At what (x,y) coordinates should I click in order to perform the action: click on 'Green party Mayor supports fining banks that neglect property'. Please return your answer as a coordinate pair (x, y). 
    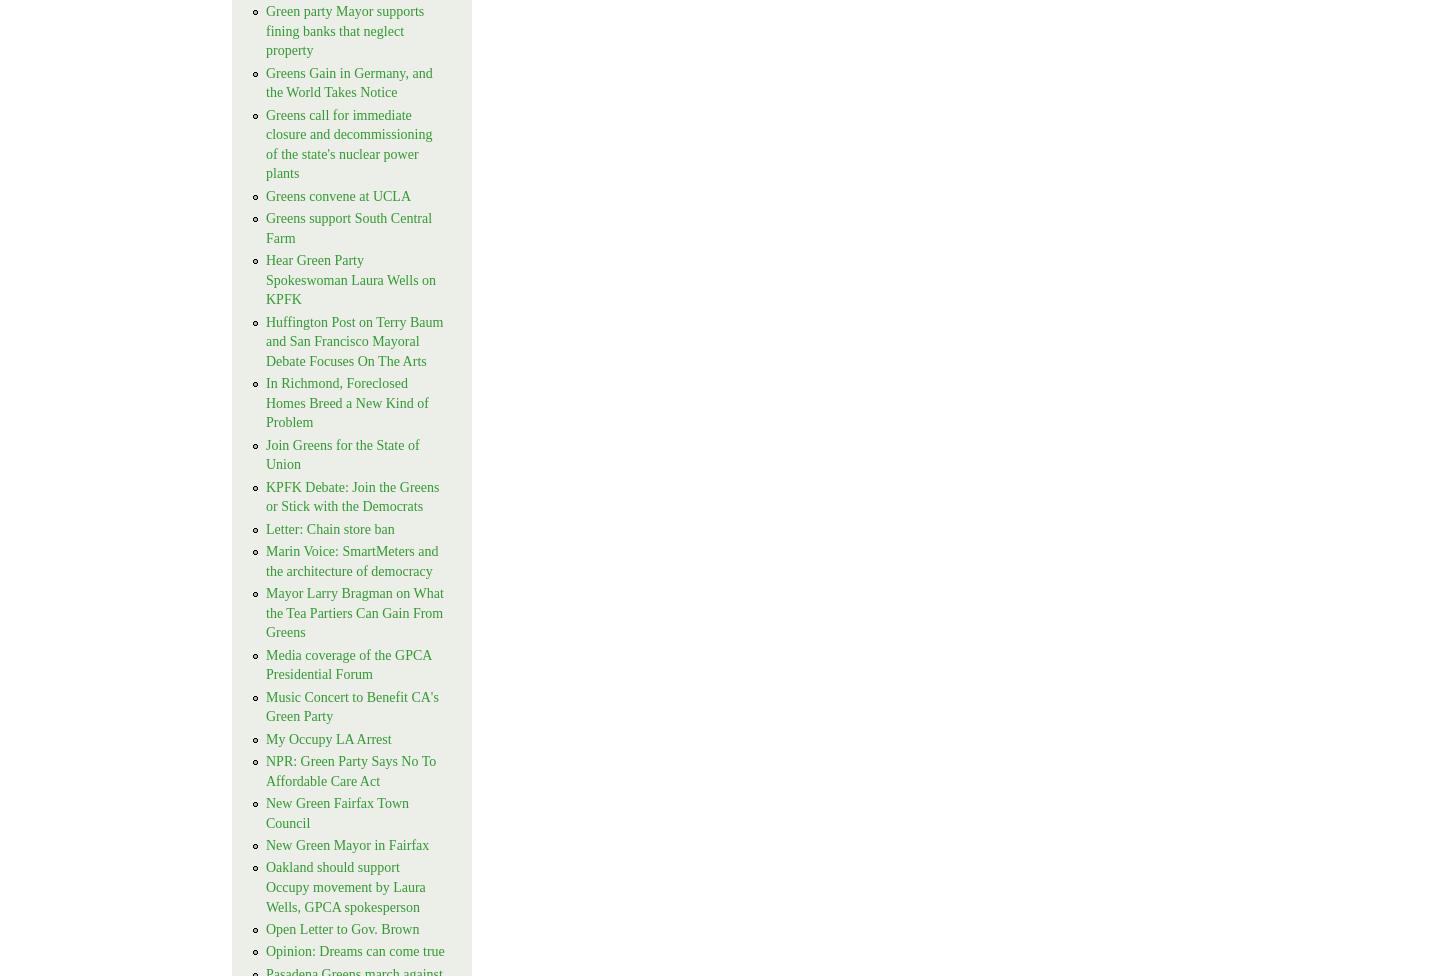
    Looking at the image, I should click on (345, 30).